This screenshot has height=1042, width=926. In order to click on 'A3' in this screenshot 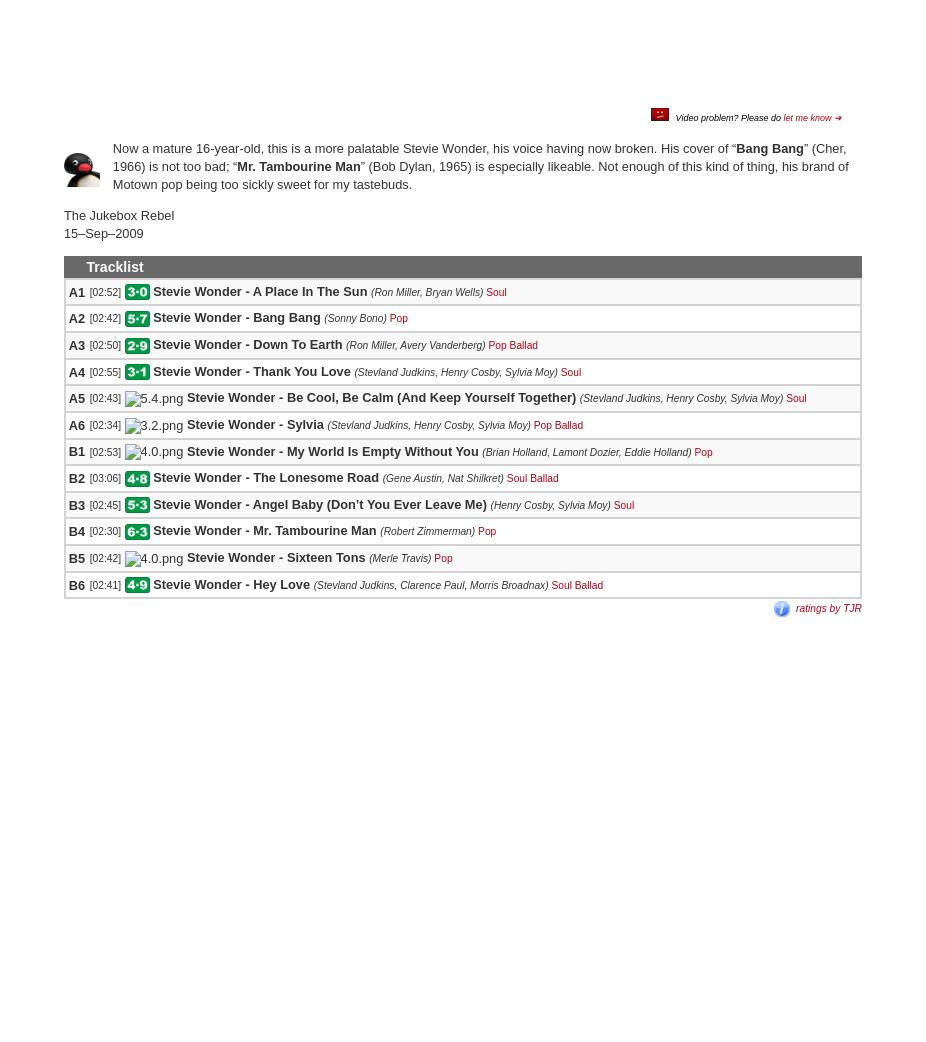, I will do `click(75, 344)`.